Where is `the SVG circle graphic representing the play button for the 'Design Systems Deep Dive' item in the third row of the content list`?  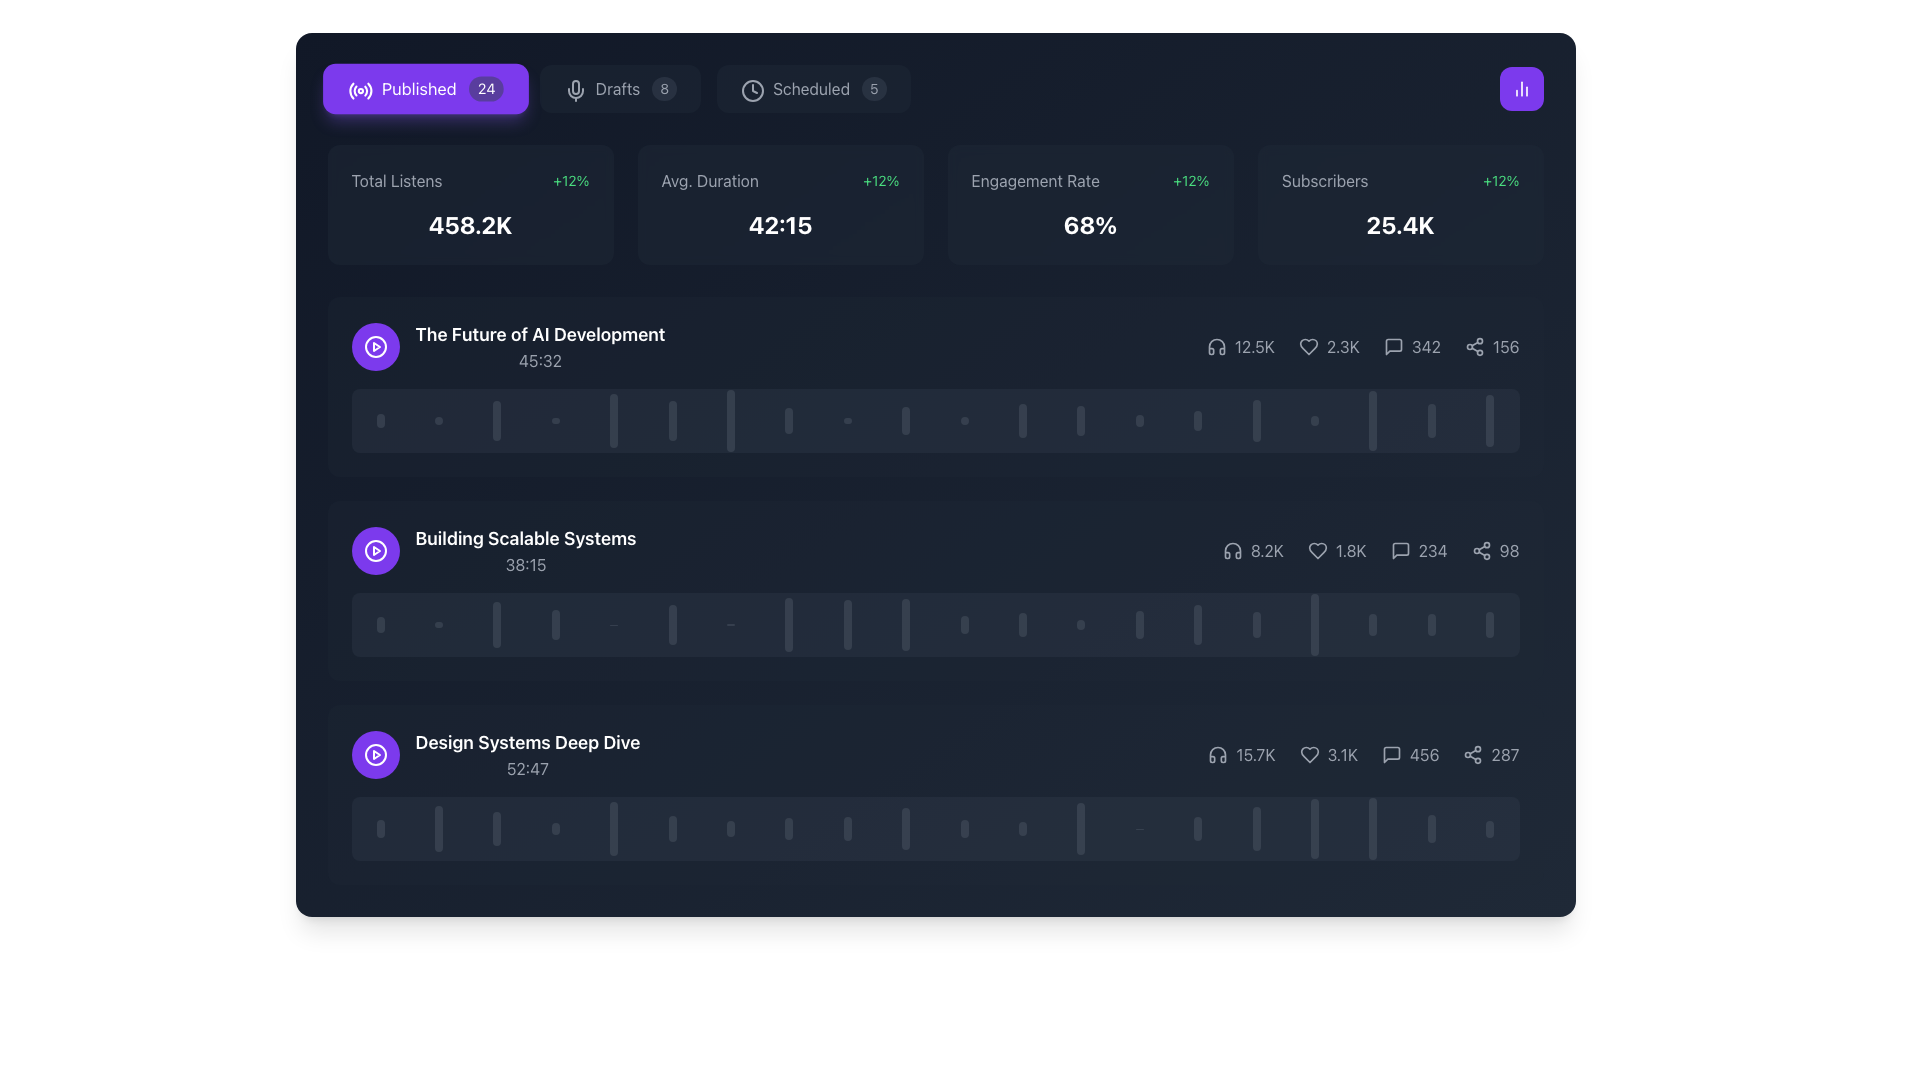 the SVG circle graphic representing the play button for the 'Design Systems Deep Dive' item in the third row of the content list is located at coordinates (375, 551).